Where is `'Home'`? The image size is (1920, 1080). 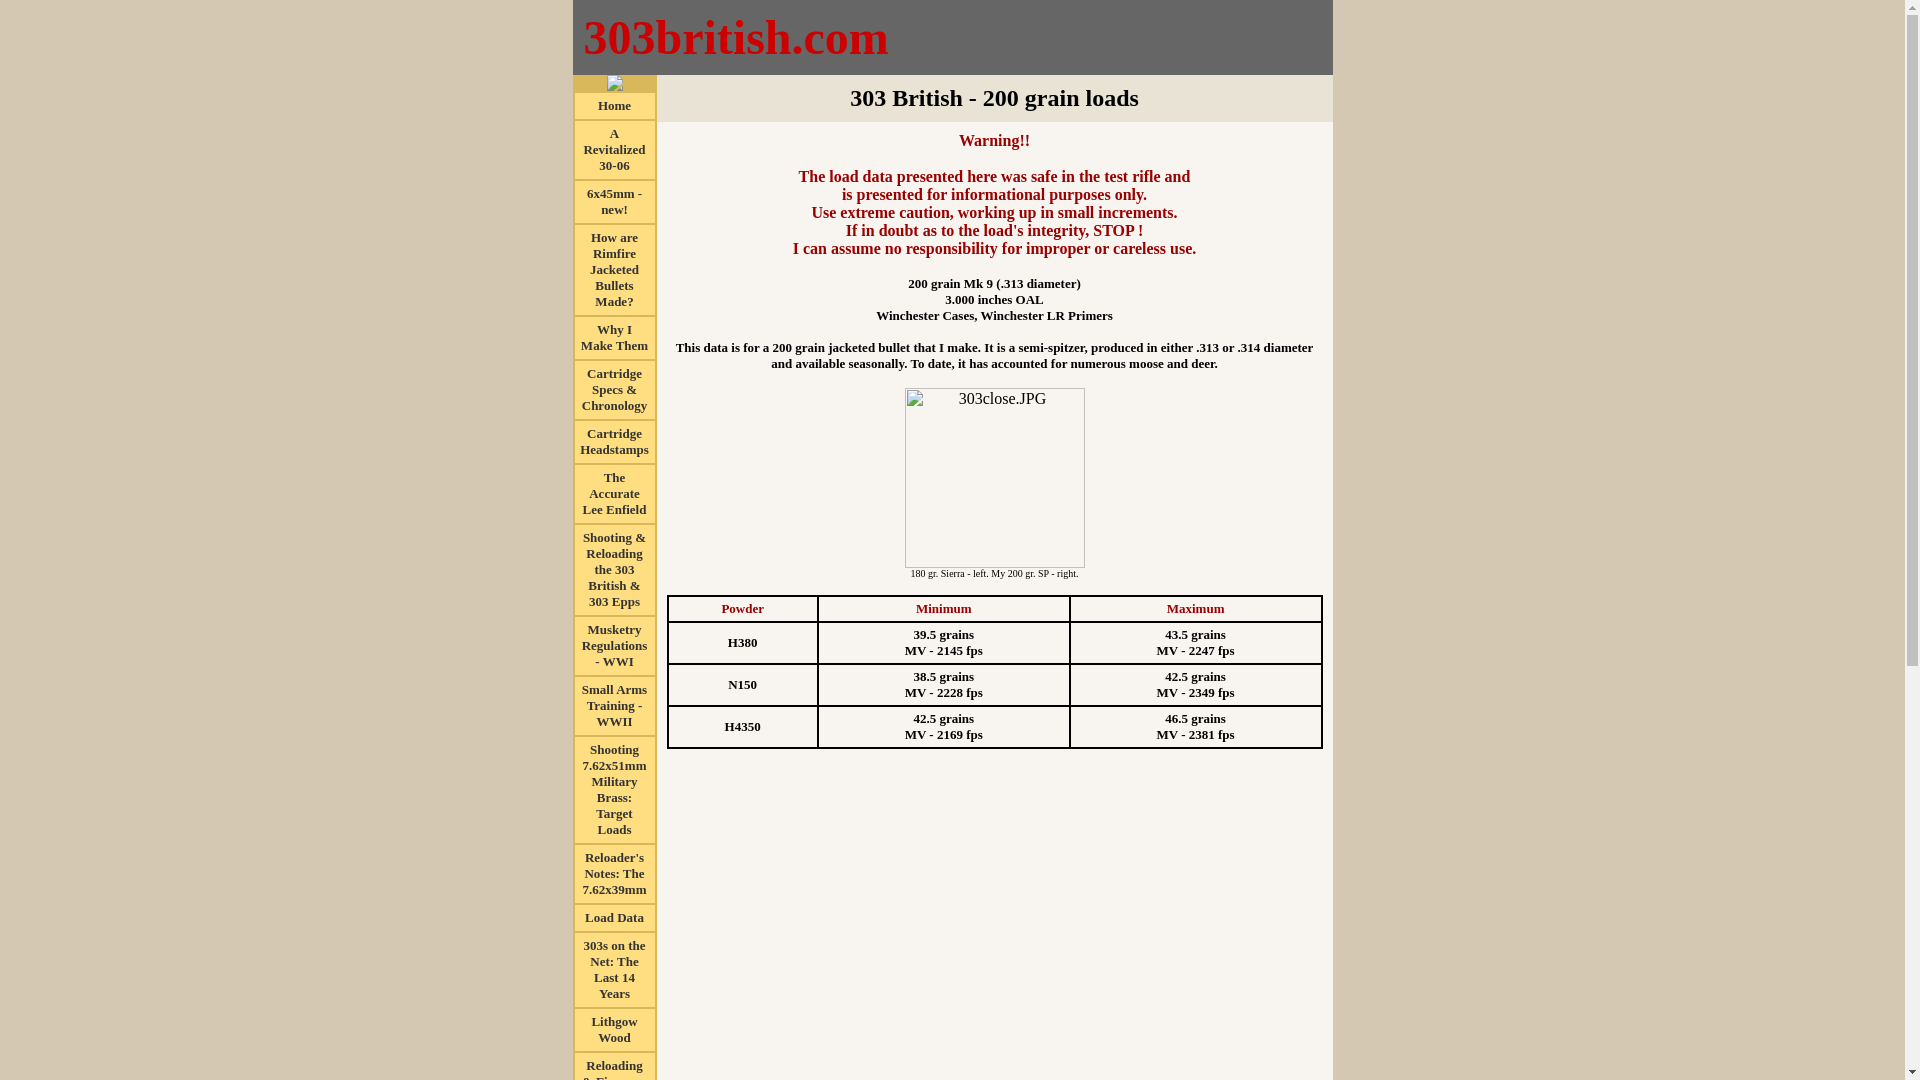 'Home' is located at coordinates (613, 104).